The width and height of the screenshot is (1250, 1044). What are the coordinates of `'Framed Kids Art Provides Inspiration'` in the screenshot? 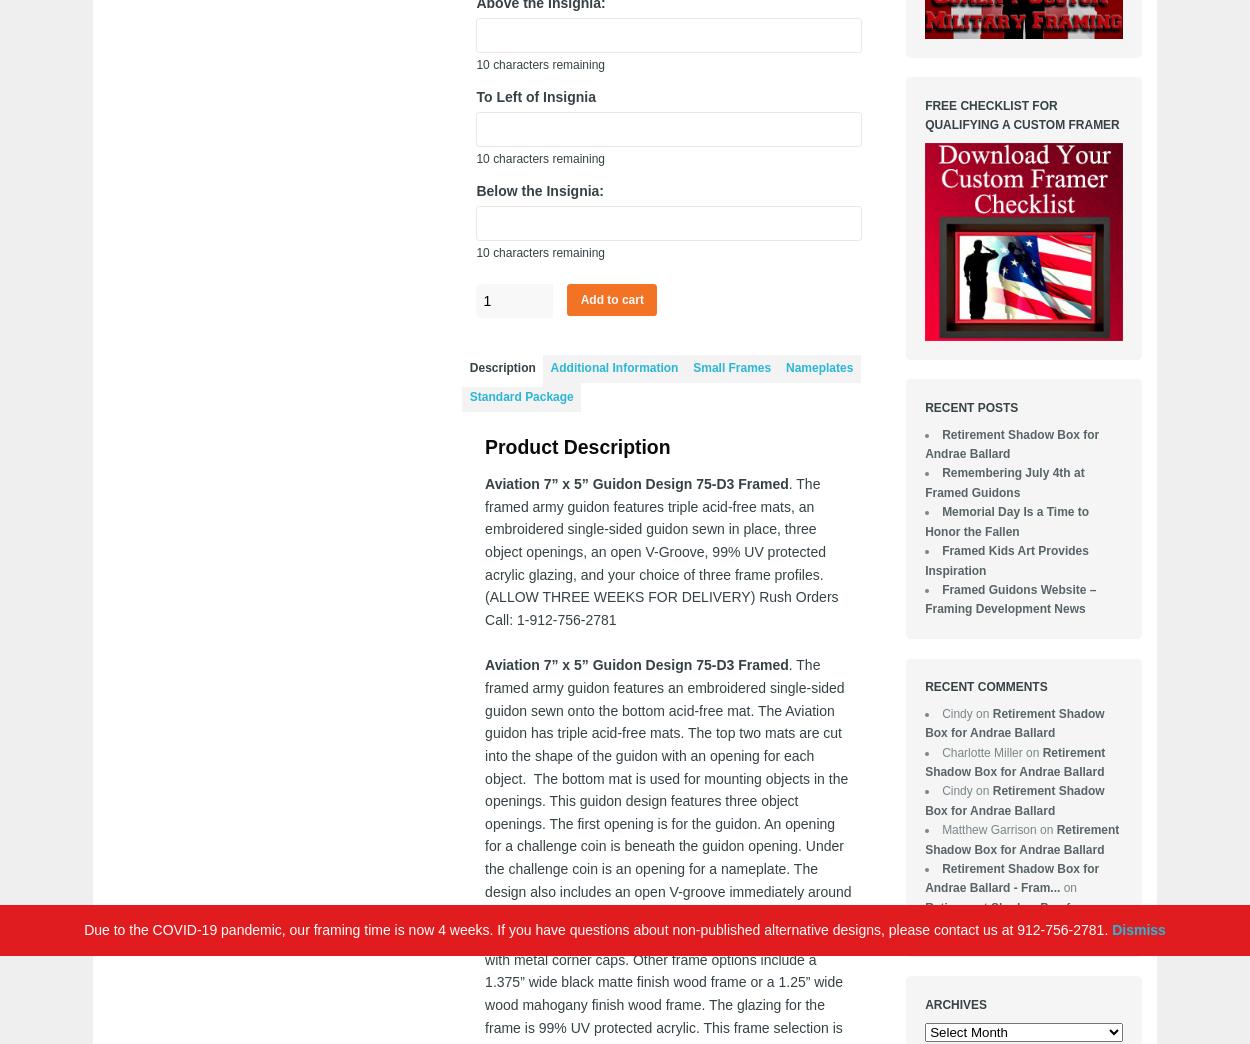 It's located at (1006, 559).